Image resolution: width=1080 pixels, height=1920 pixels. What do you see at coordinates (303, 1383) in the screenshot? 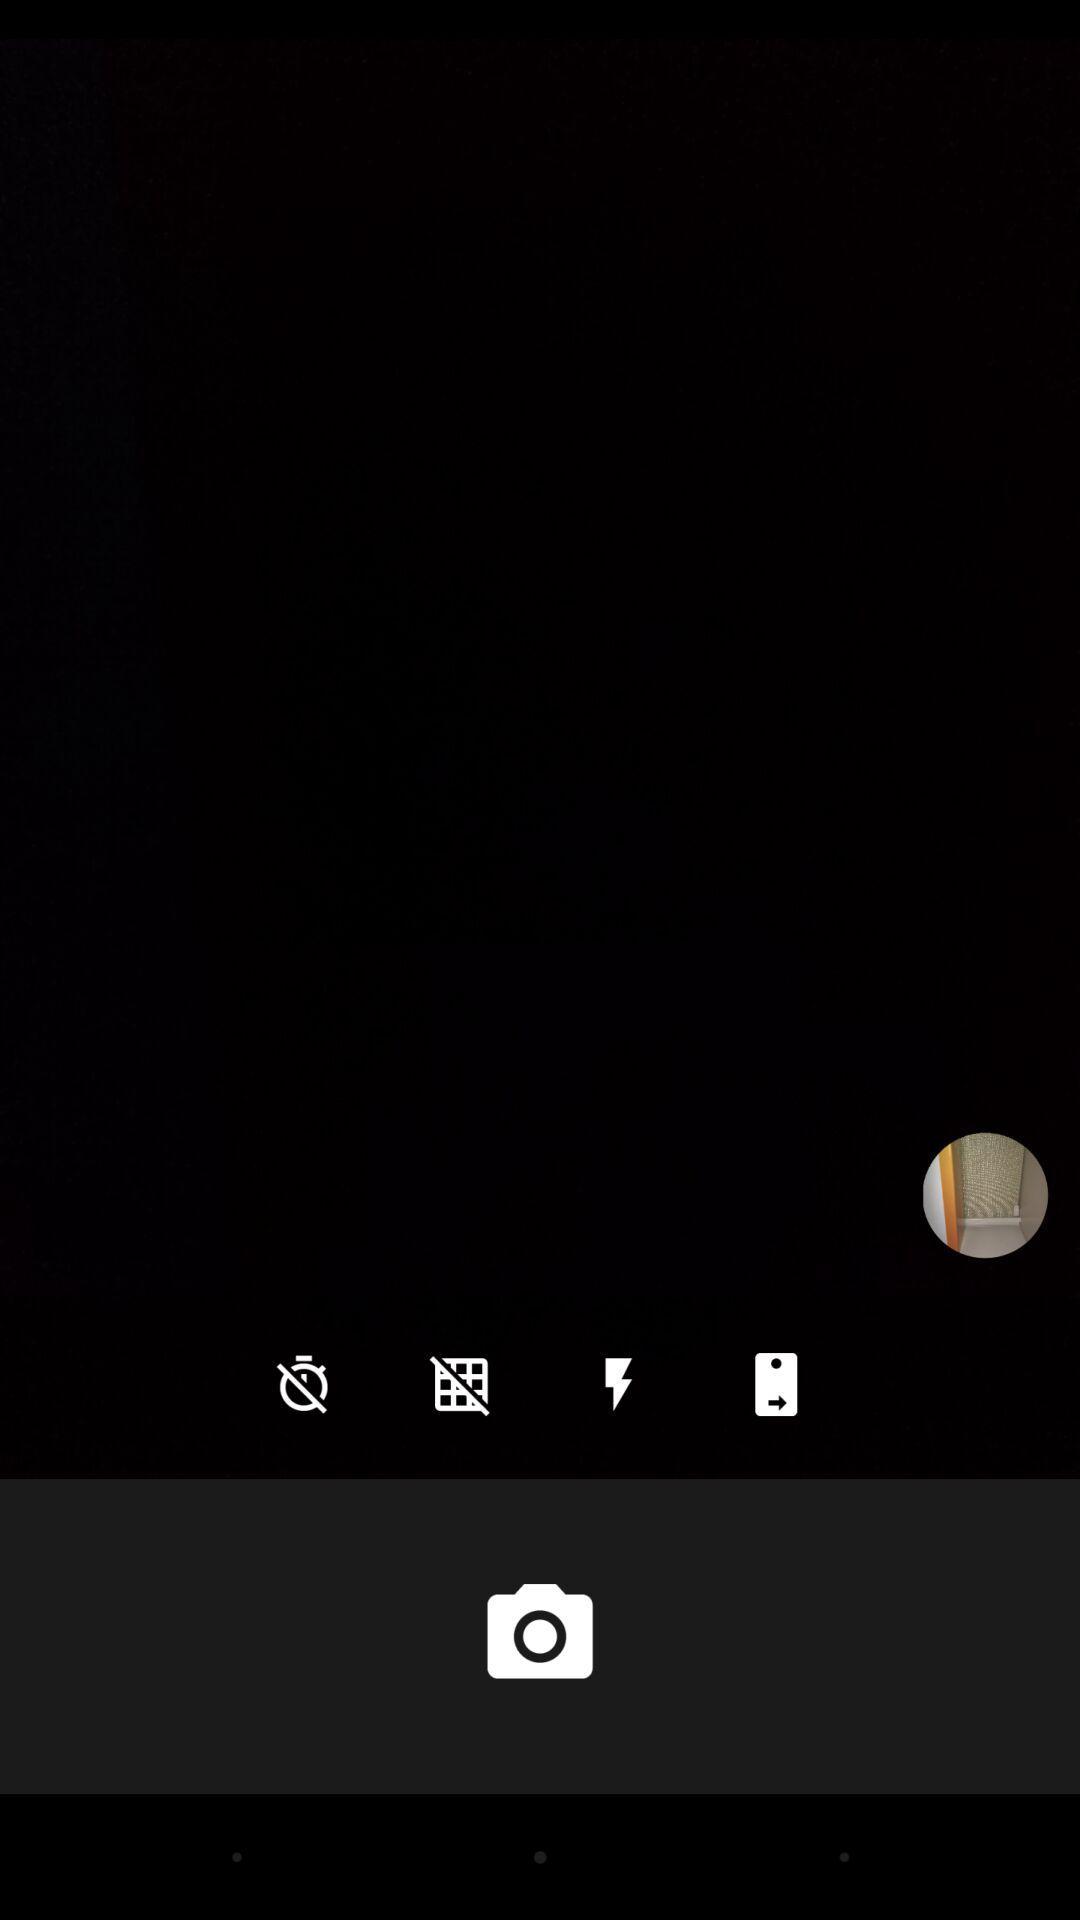
I see `the time icon` at bounding box center [303, 1383].